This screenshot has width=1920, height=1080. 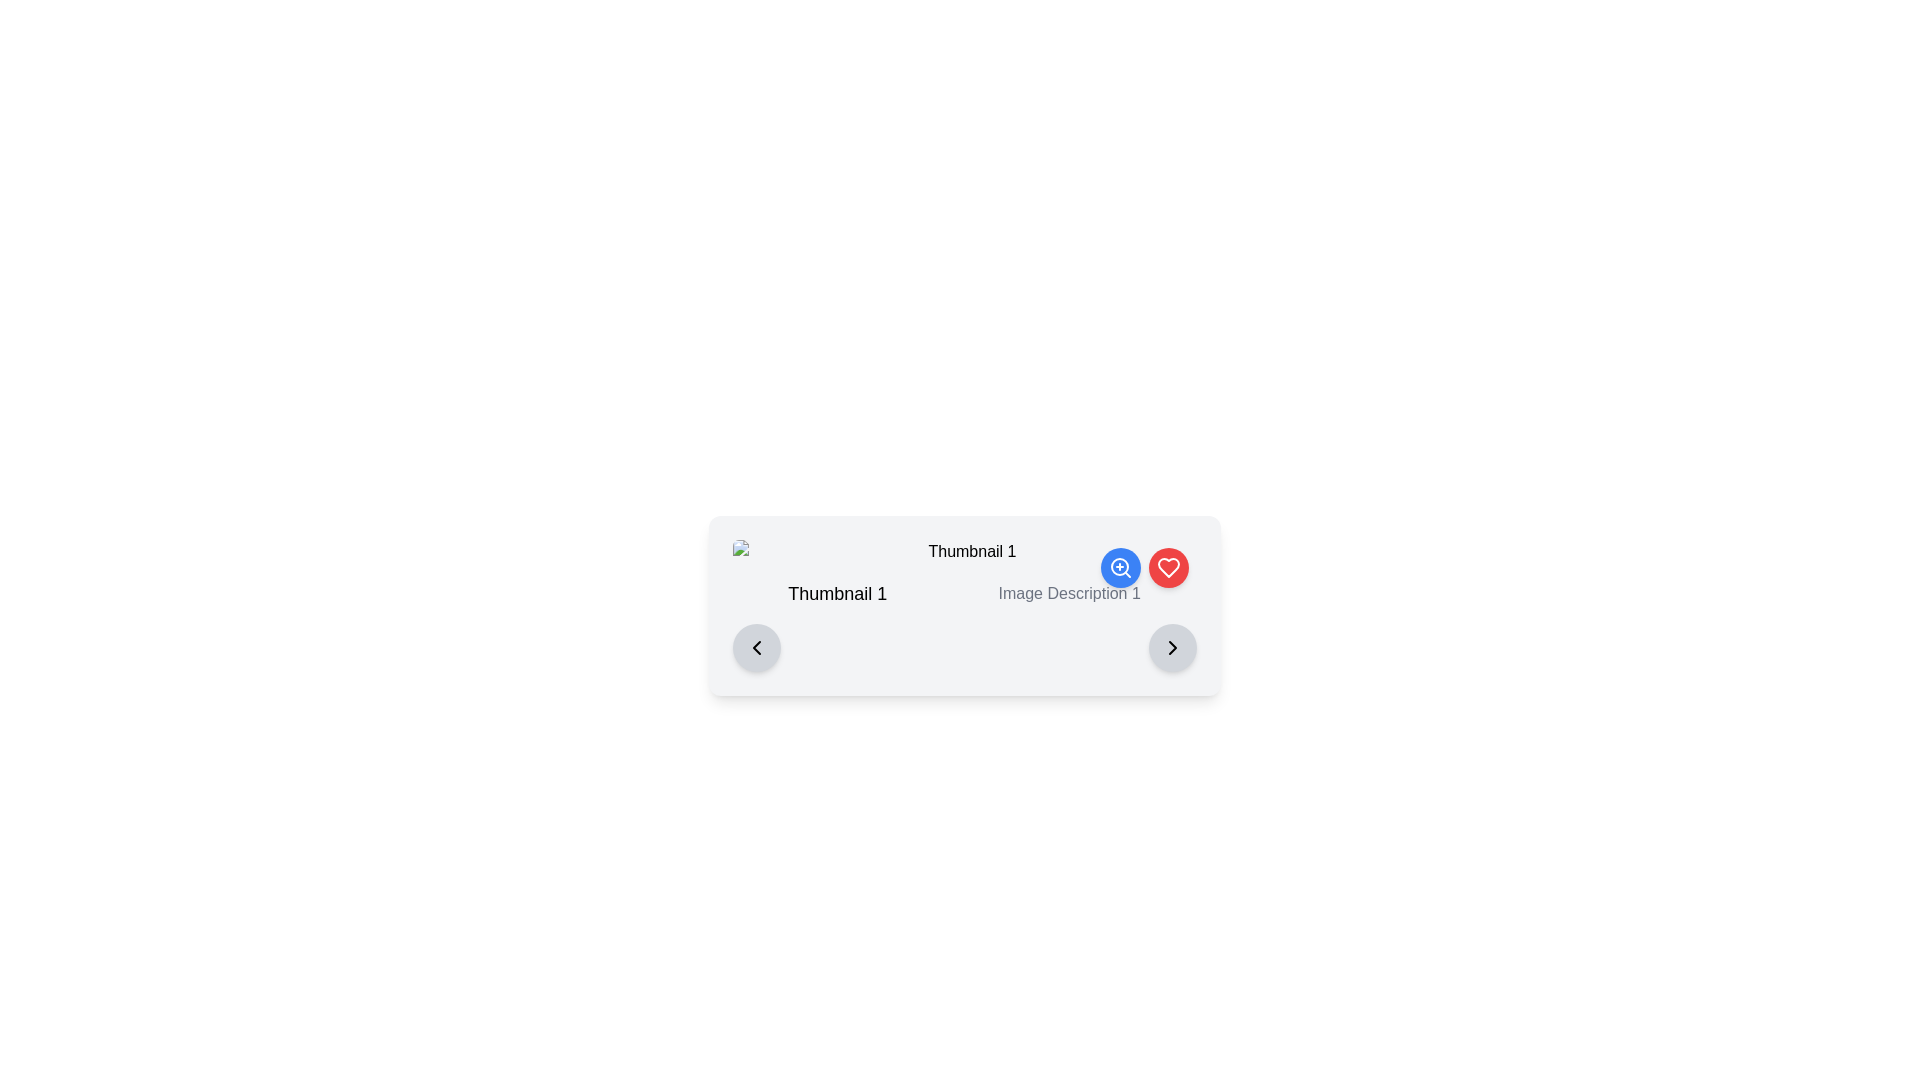 What do you see at coordinates (1168, 567) in the screenshot?
I see `the heart-shaped icon filled with red color located in the upper-right corner of the card` at bounding box center [1168, 567].